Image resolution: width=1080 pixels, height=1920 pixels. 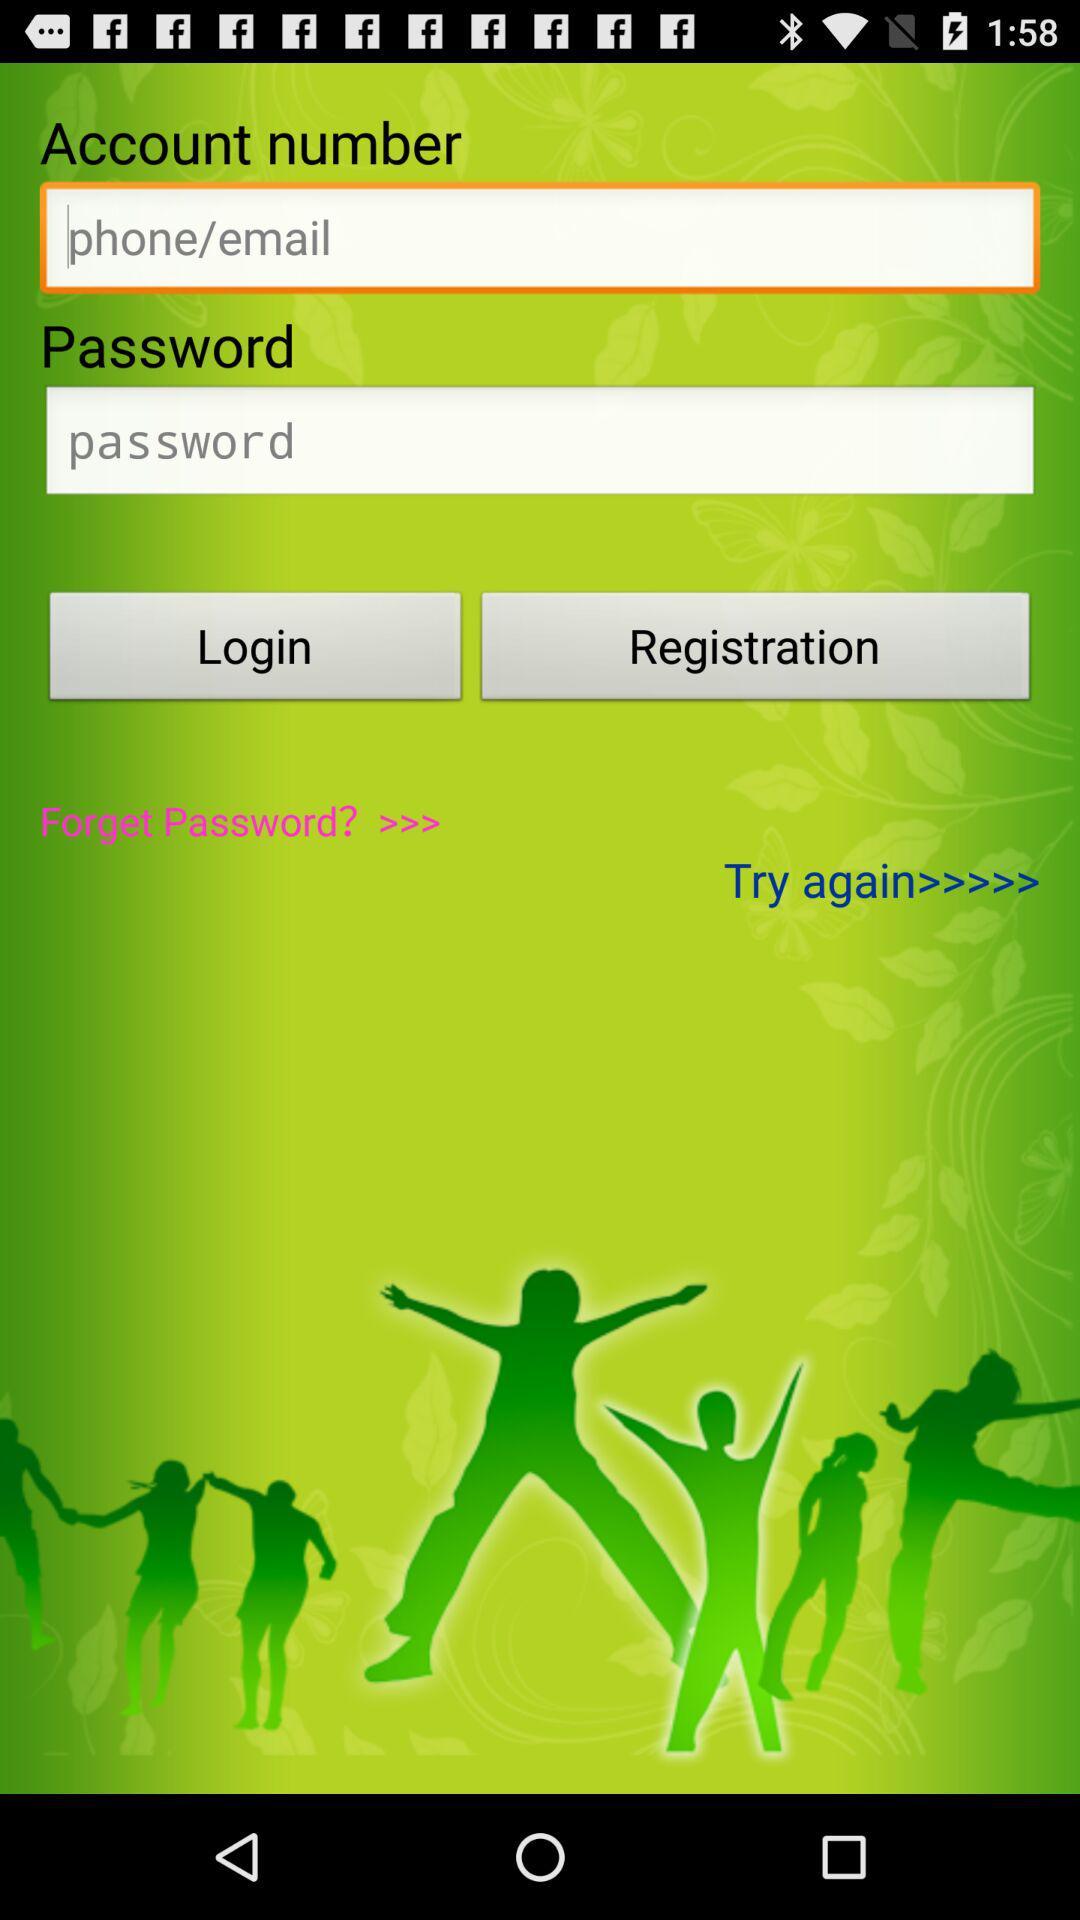 What do you see at coordinates (881, 879) in the screenshot?
I see `try again>>>>> app` at bounding box center [881, 879].